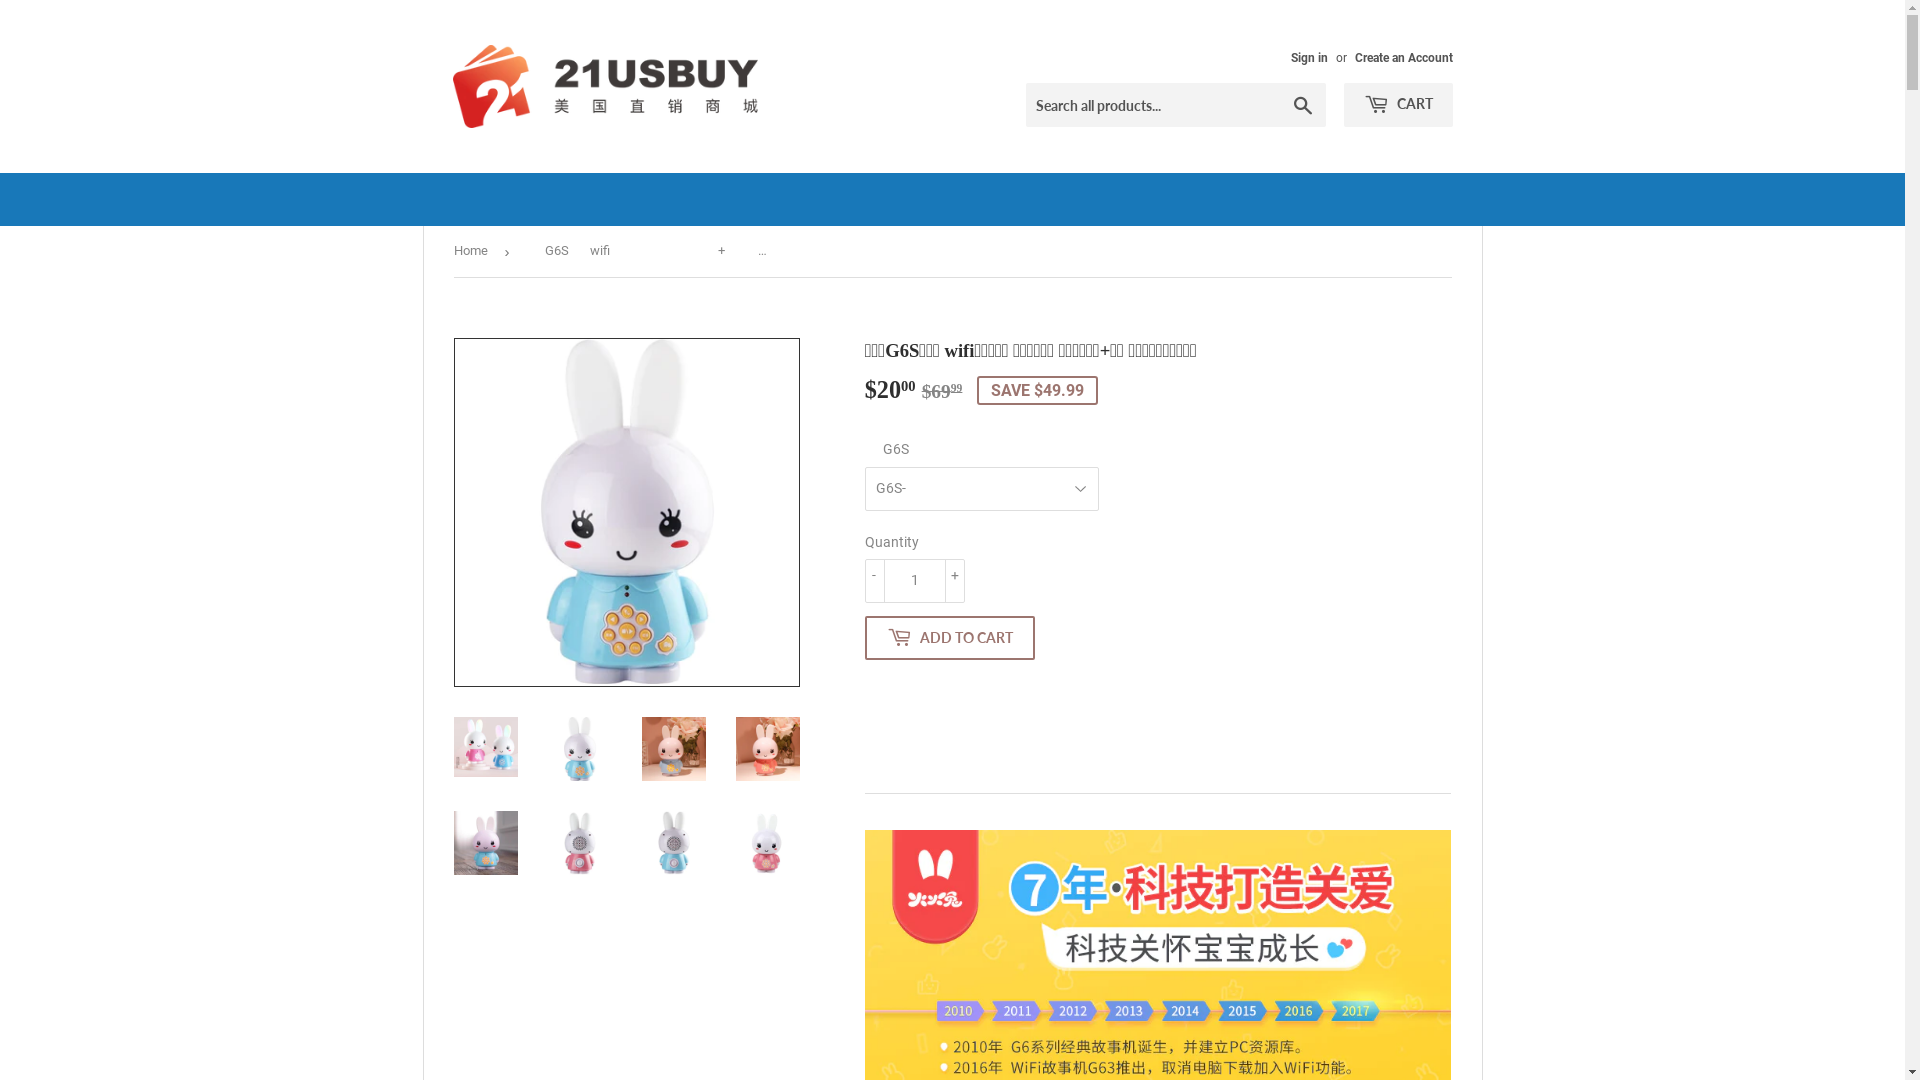 This screenshot has width=1920, height=1080. I want to click on 'Create an Account', so click(1401, 56).